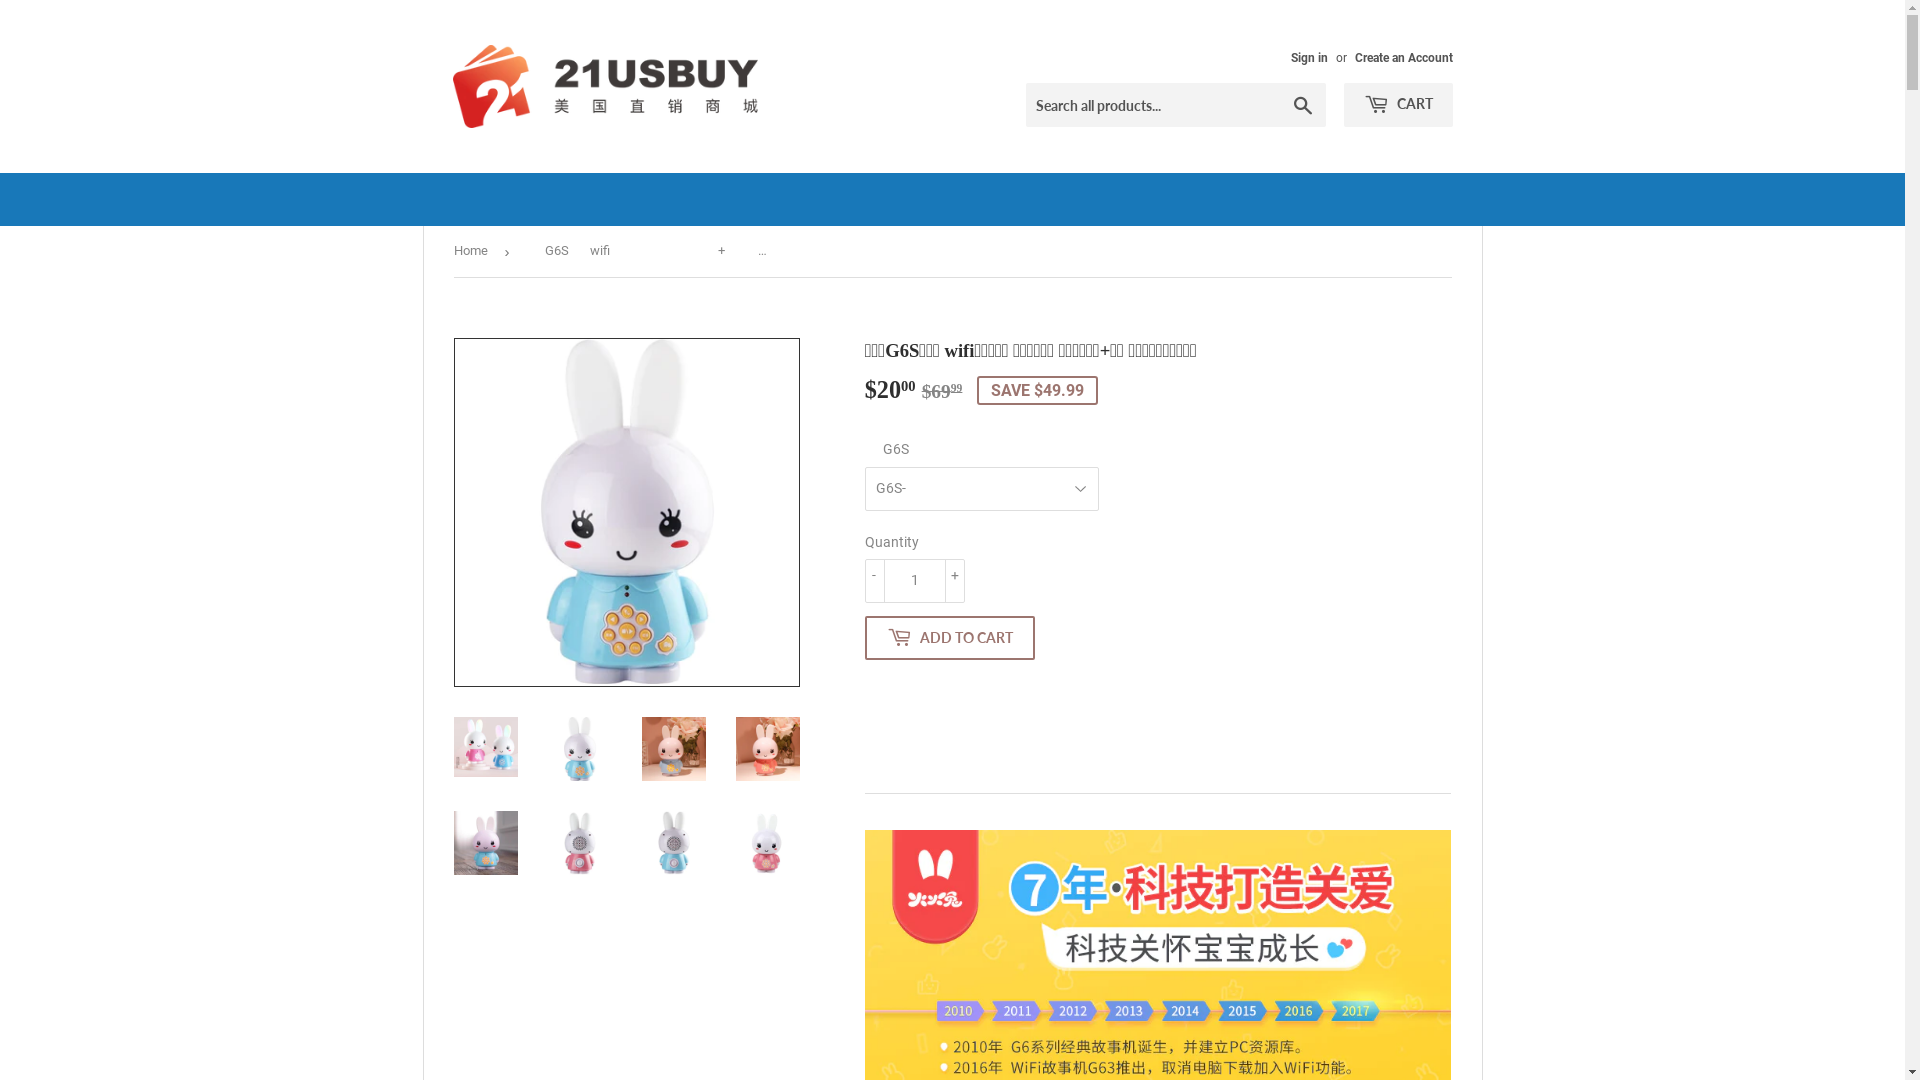 This screenshot has width=1920, height=1080. I want to click on 'Create an Account', so click(1401, 56).